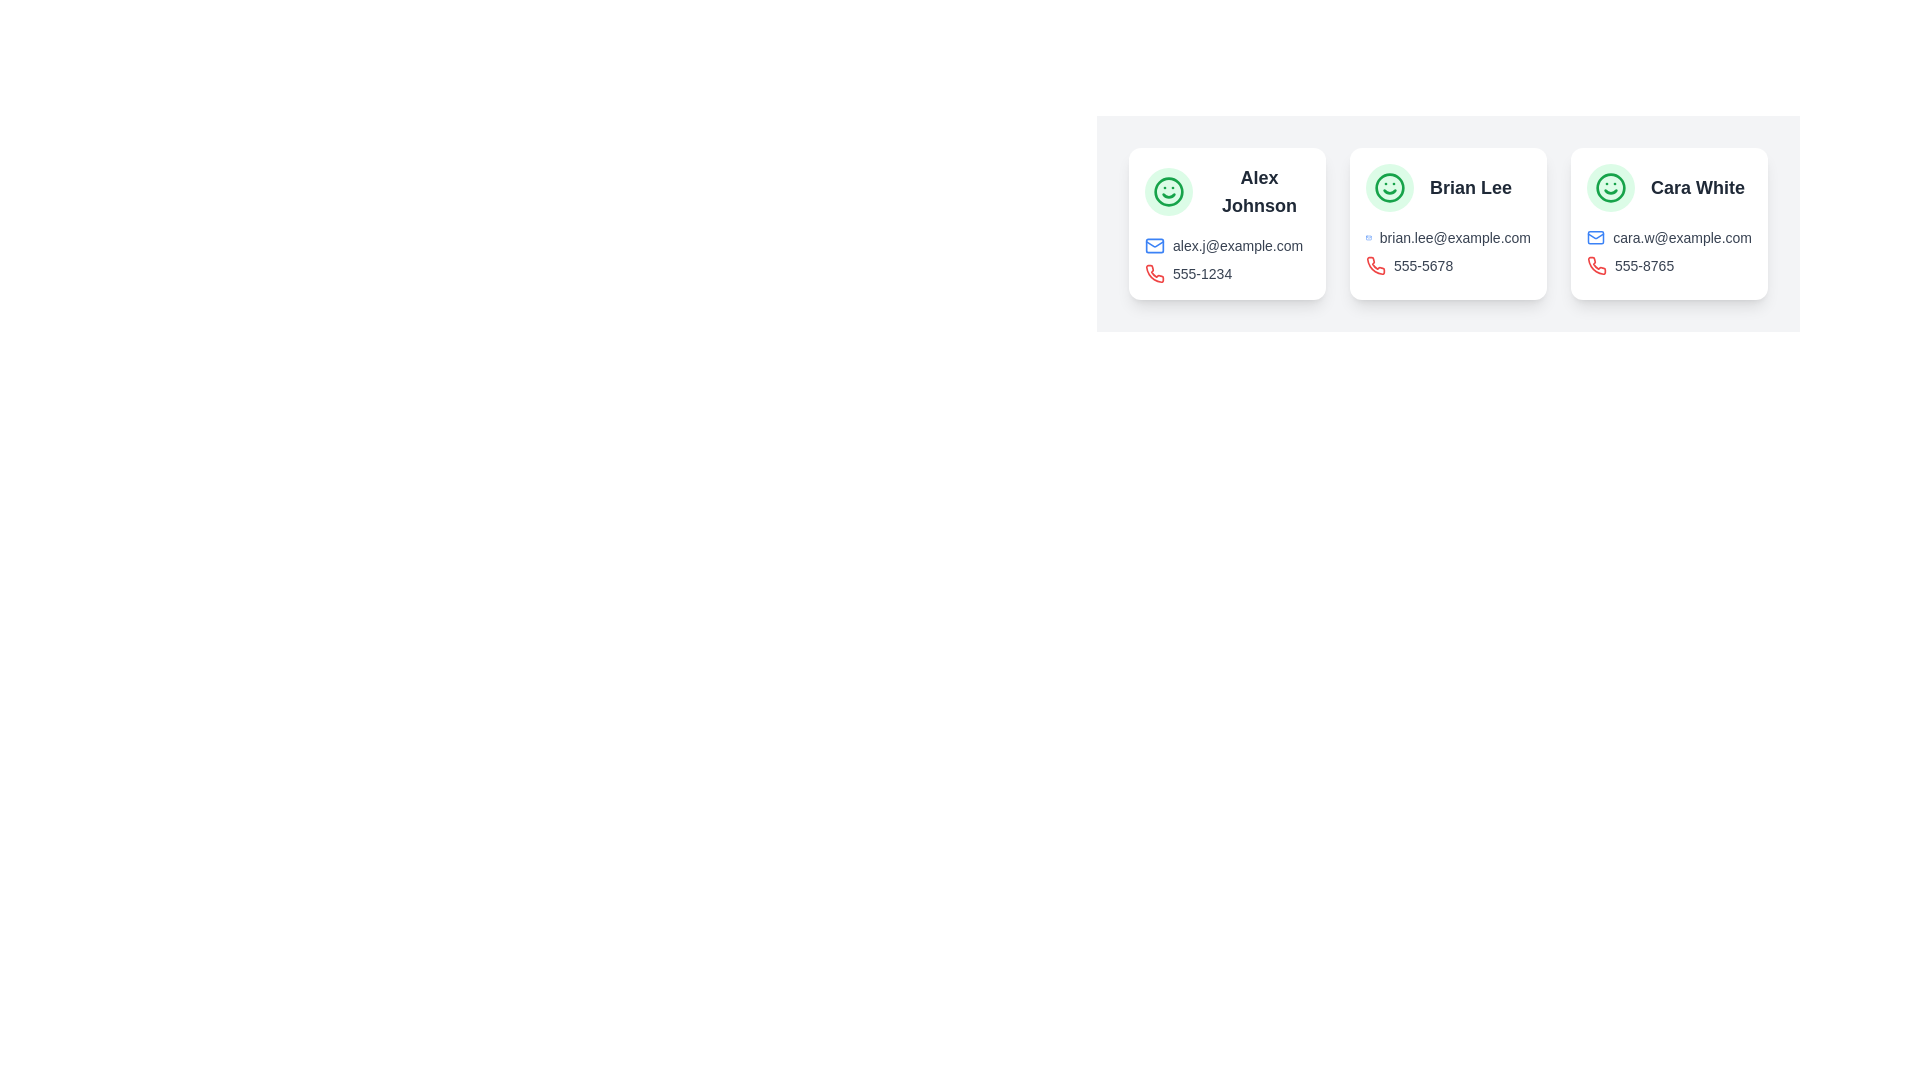 The width and height of the screenshot is (1920, 1080). What do you see at coordinates (1169, 192) in the screenshot?
I see `the icon representing a positive demeanor associated with the user 'Alex Johnson' for interaction` at bounding box center [1169, 192].